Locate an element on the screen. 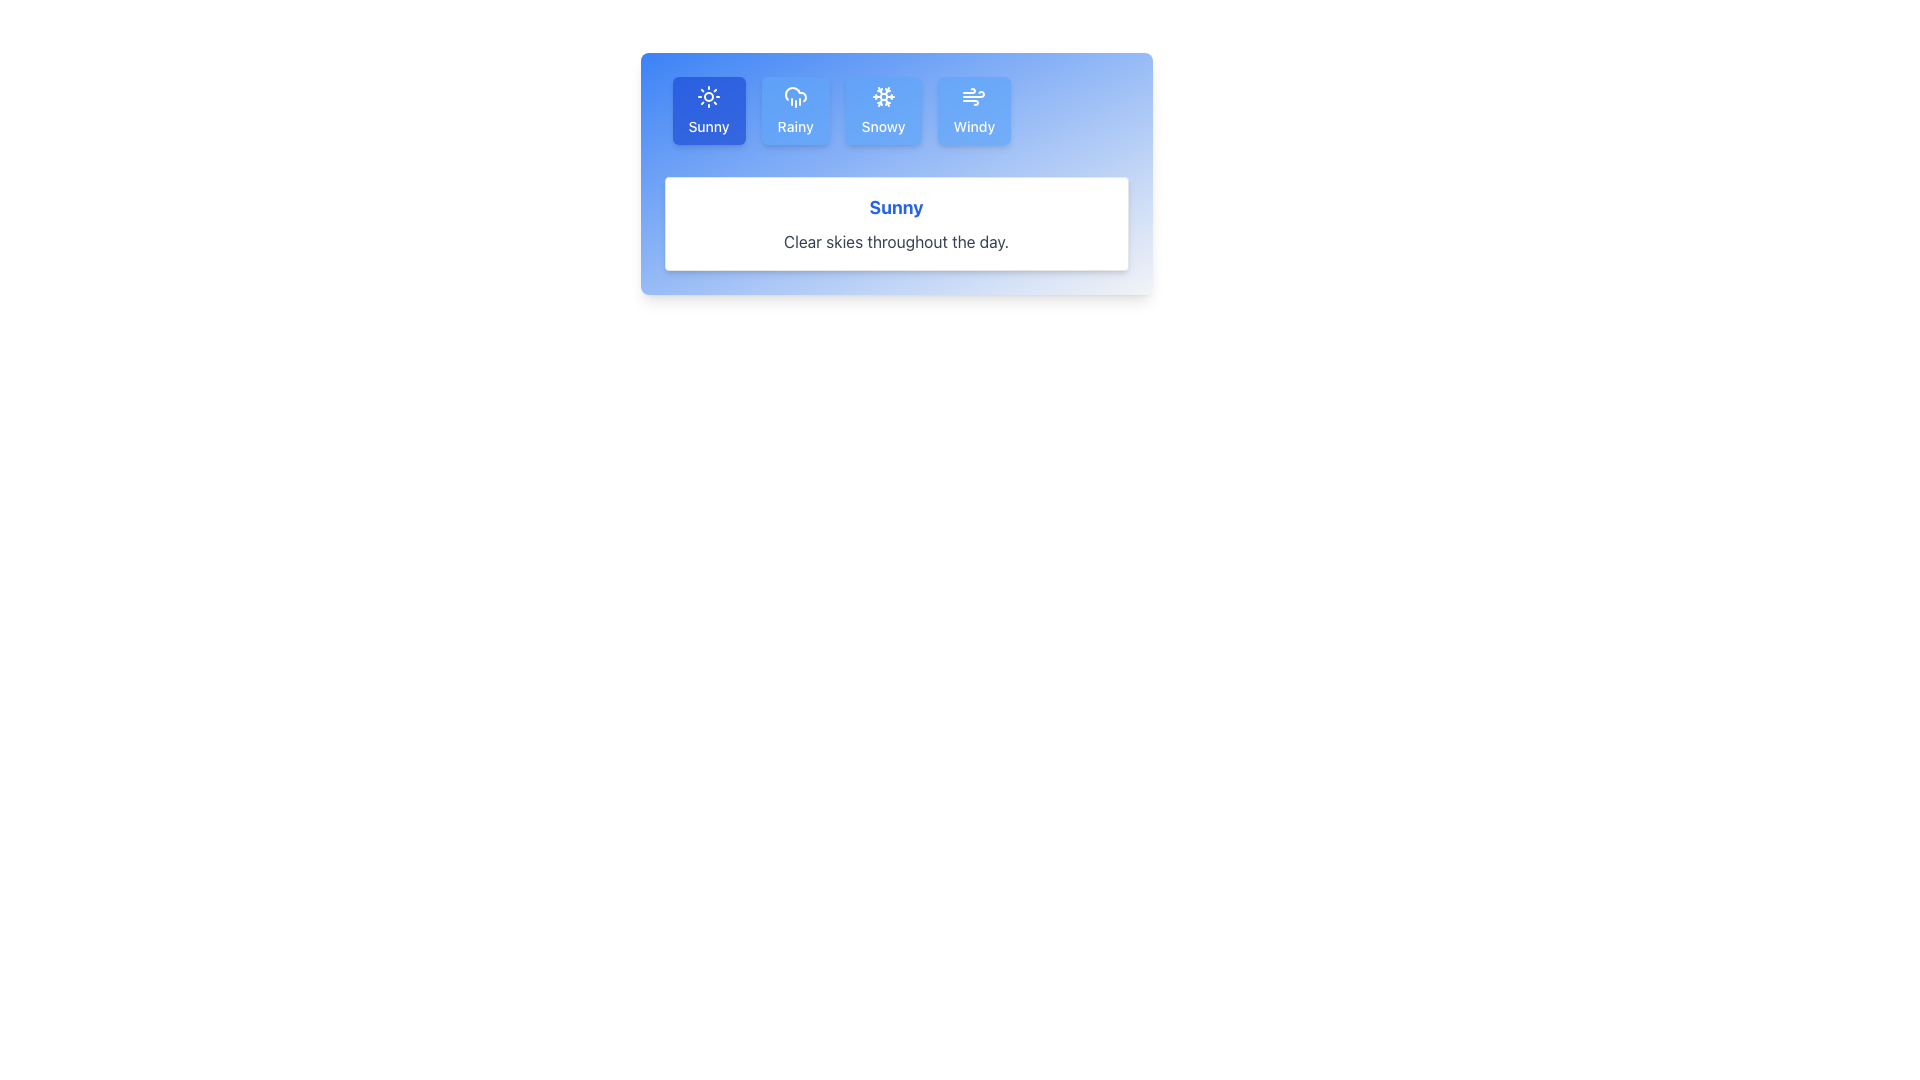 This screenshot has height=1080, width=1920. the text label displaying the bold 'Sunny' in large blue font, which is center-aligned and visually distinct within its white rounded box is located at coordinates (895, 208).